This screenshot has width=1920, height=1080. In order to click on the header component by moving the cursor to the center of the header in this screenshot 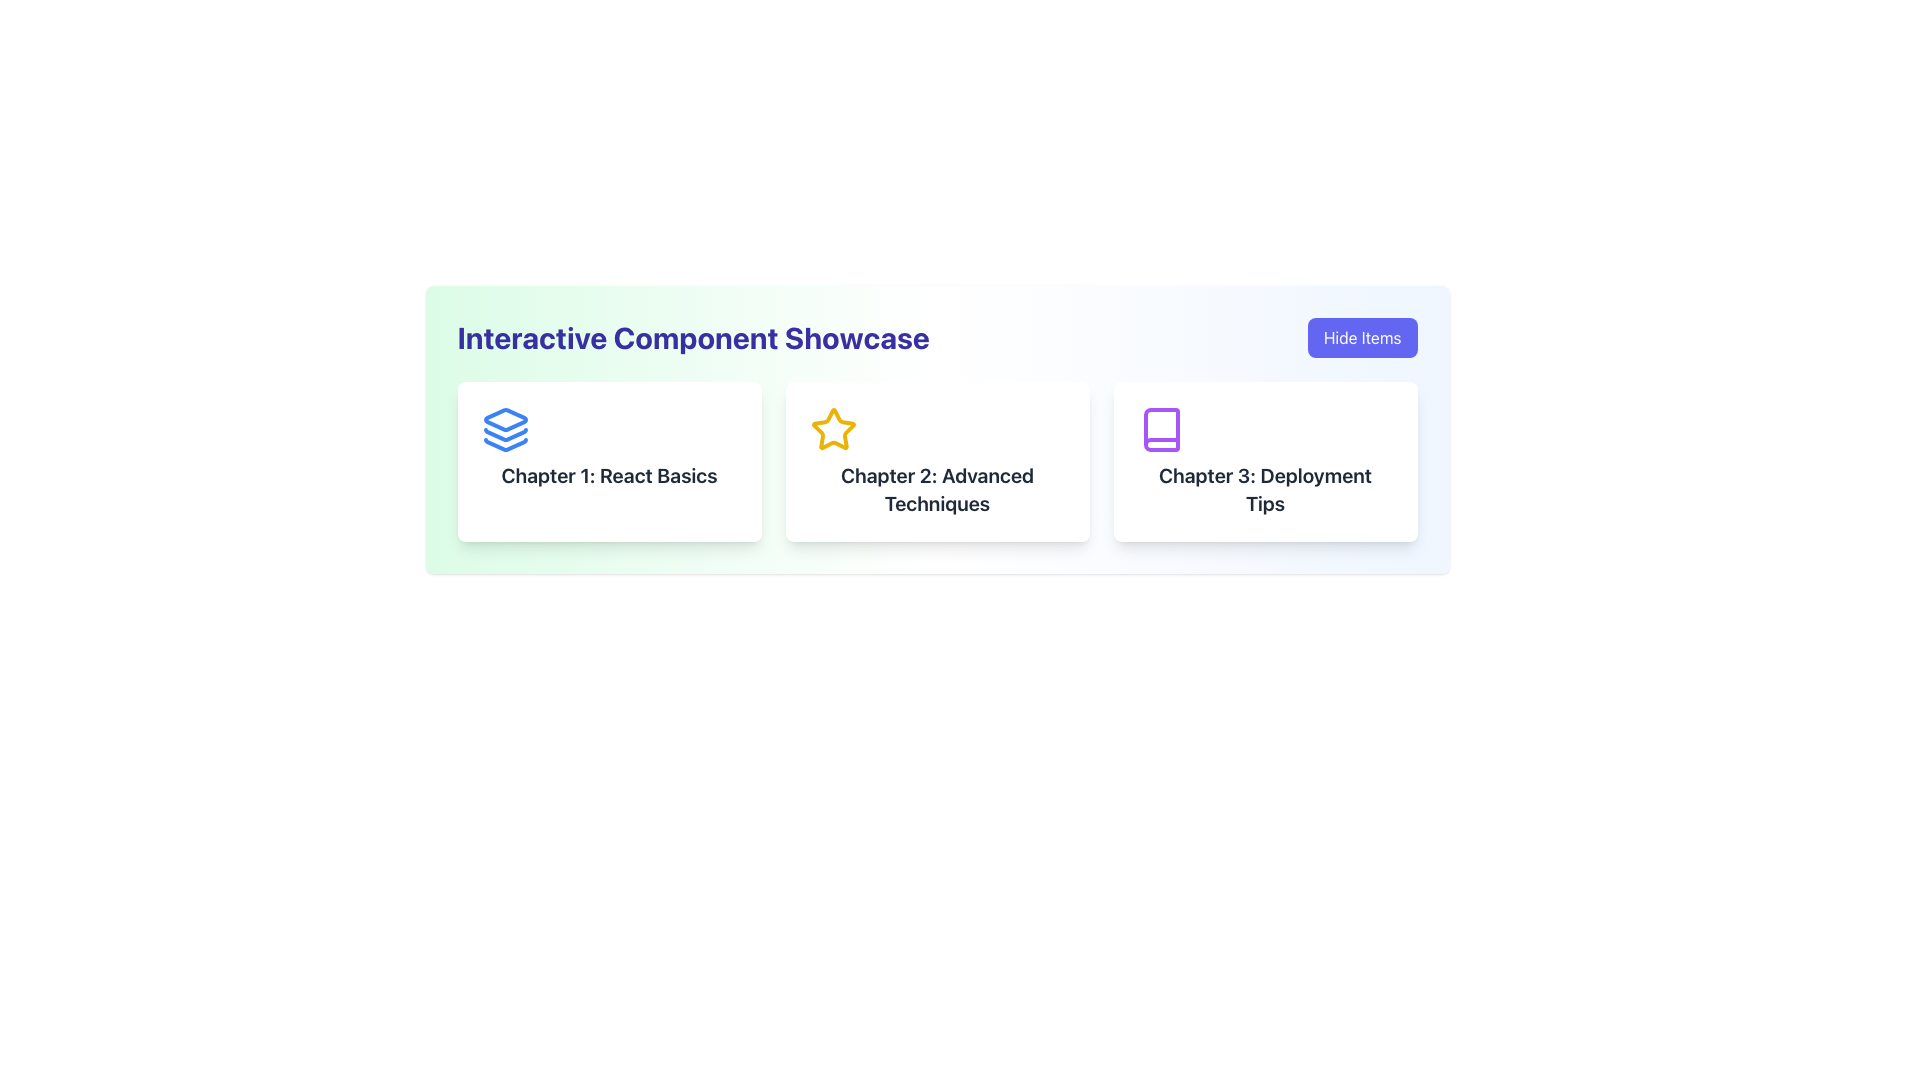, I will do `click(936, 337)`.